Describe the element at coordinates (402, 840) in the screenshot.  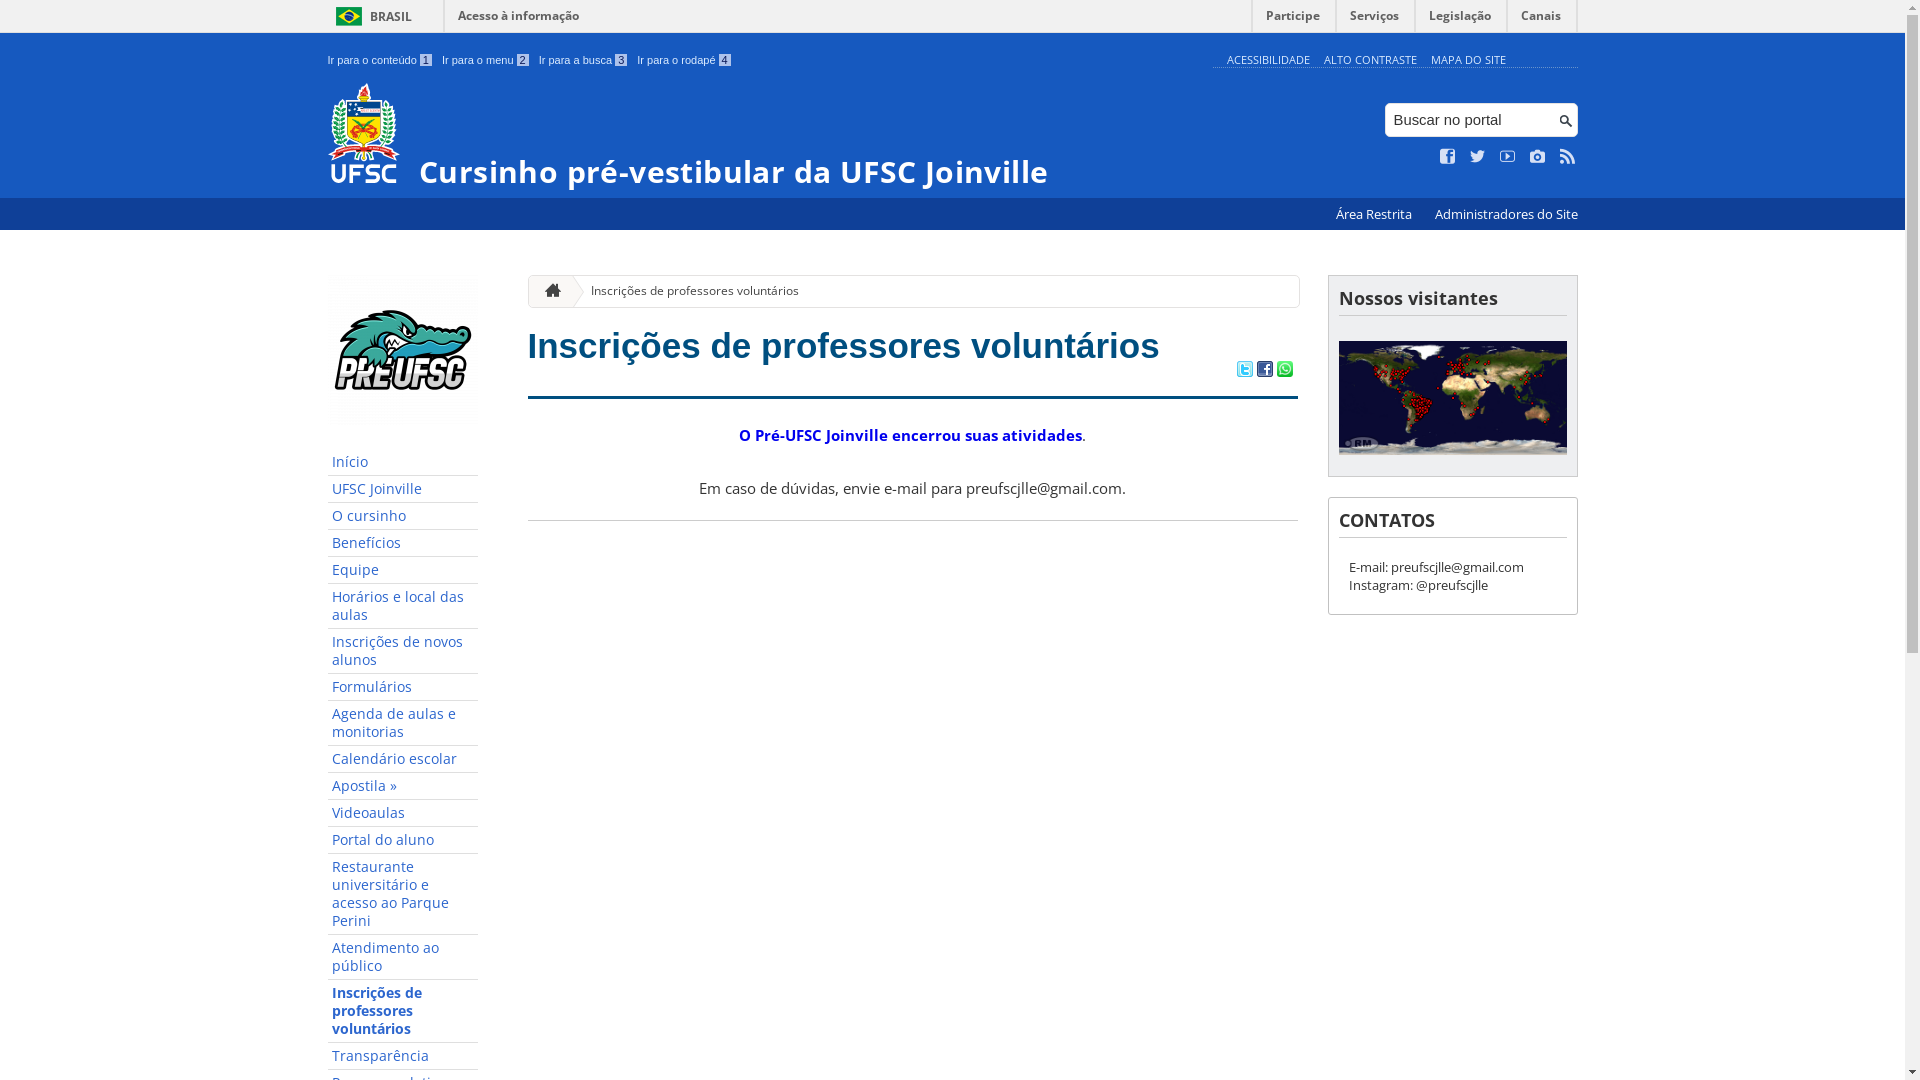
I see `'Portal do aluno'` at that location.